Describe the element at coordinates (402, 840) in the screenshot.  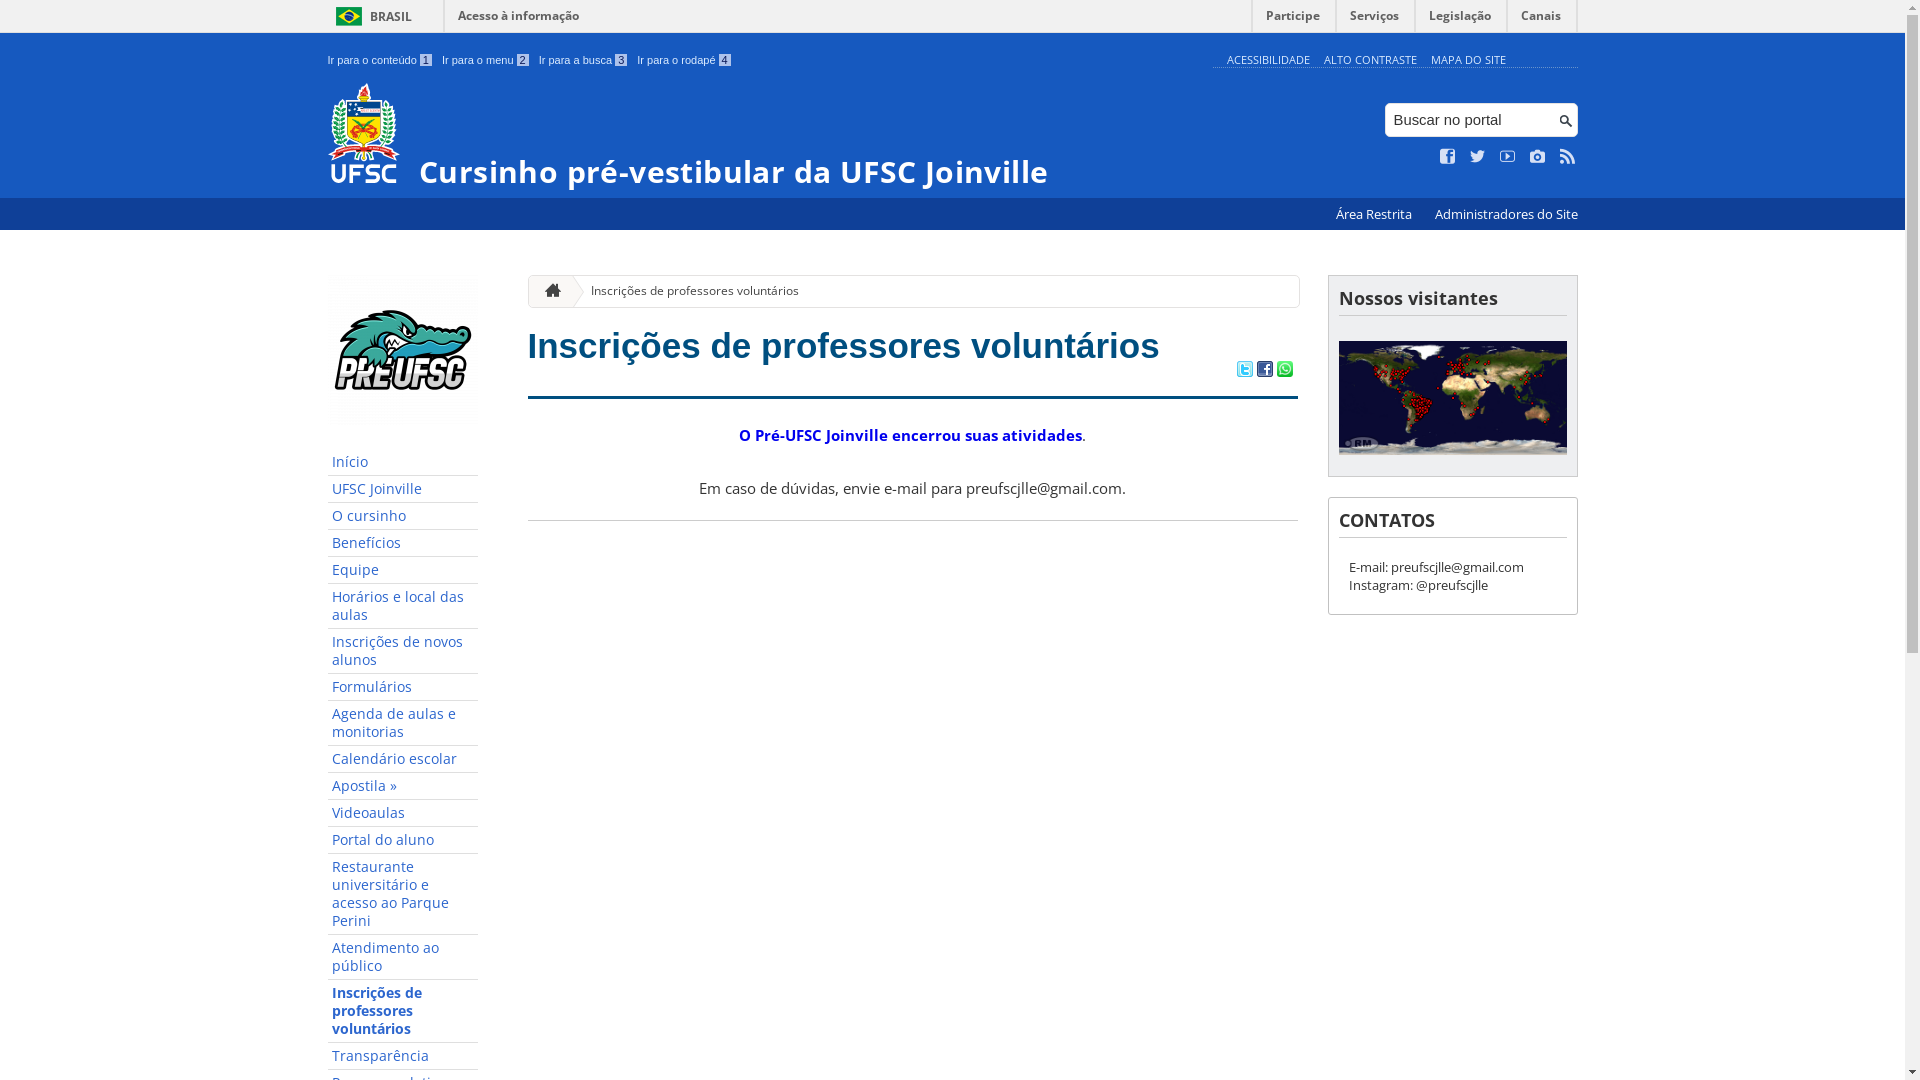
I see `'Portal do aluno'` at that location.